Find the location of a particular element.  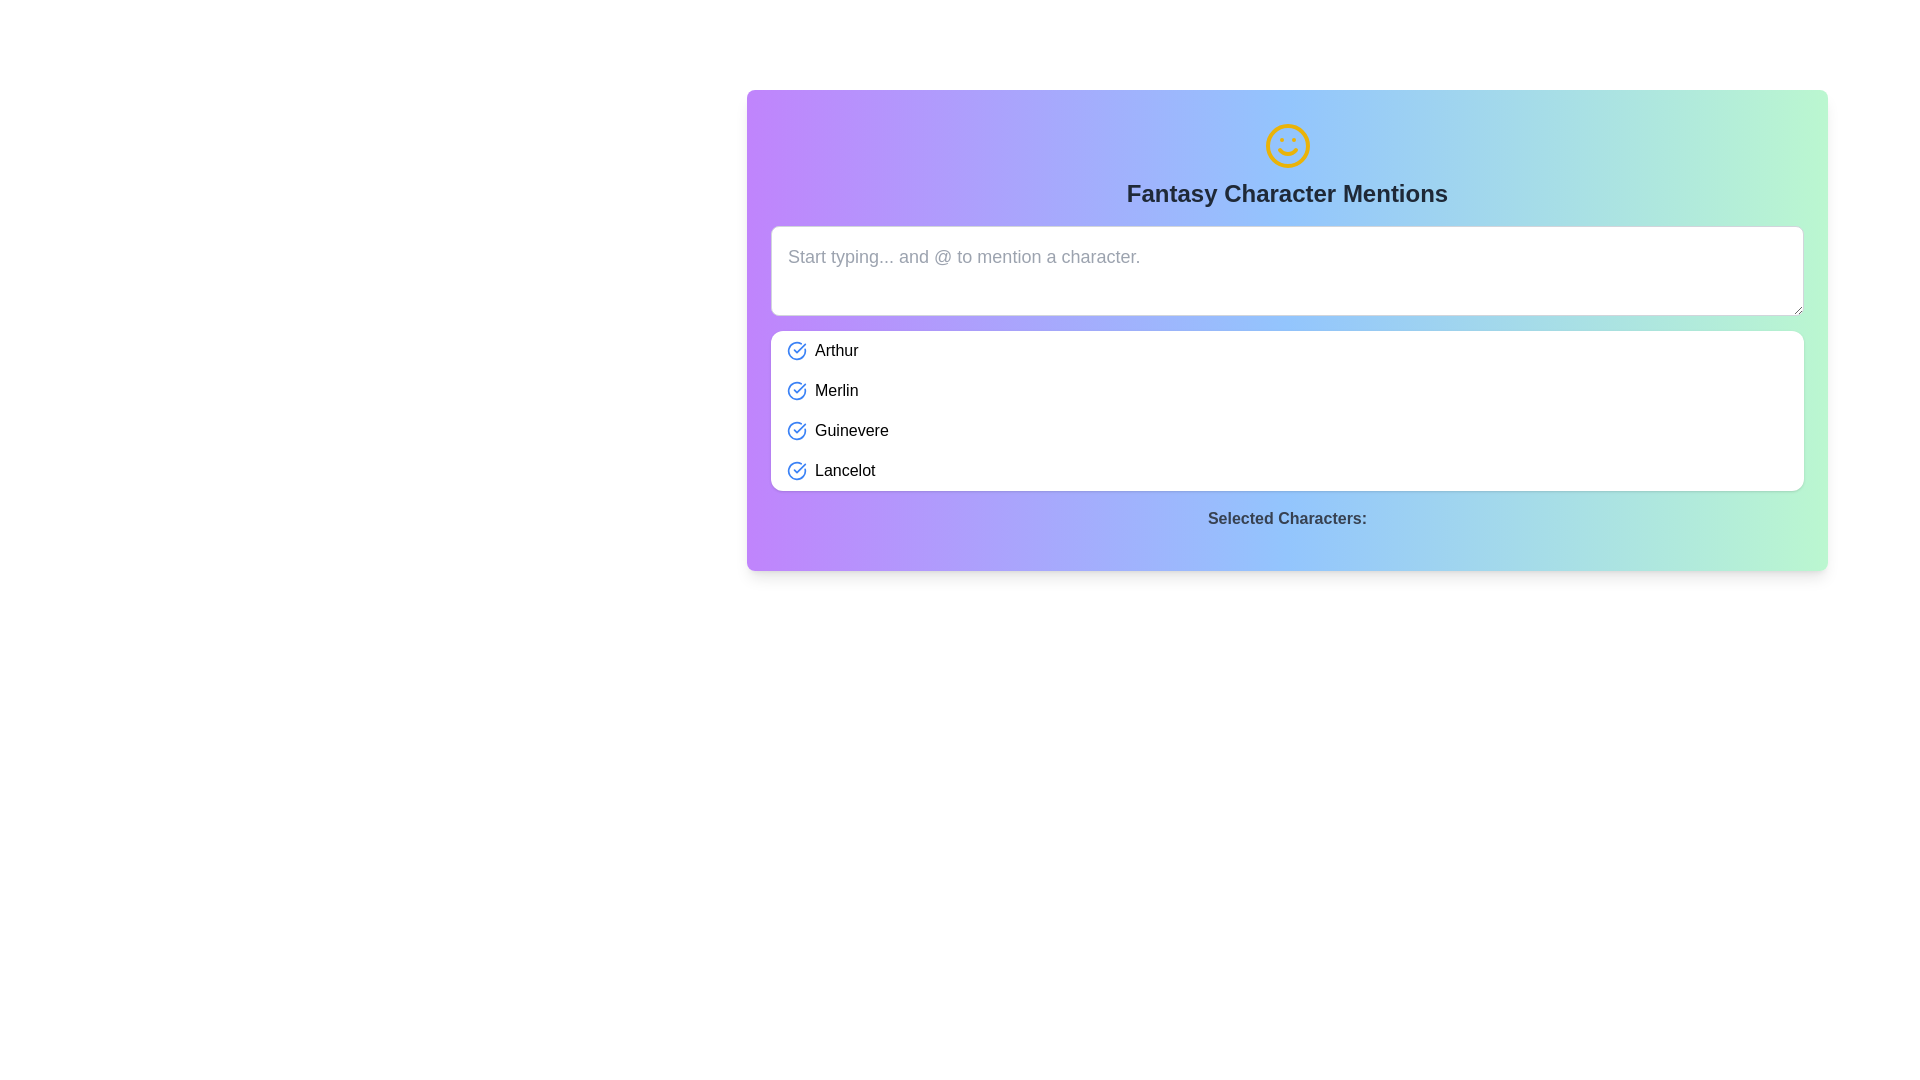

the checkmark icon graphic indicating a selected state for the list item 'Arthur' in the dropdown menu is located at coordinates (795, 350).